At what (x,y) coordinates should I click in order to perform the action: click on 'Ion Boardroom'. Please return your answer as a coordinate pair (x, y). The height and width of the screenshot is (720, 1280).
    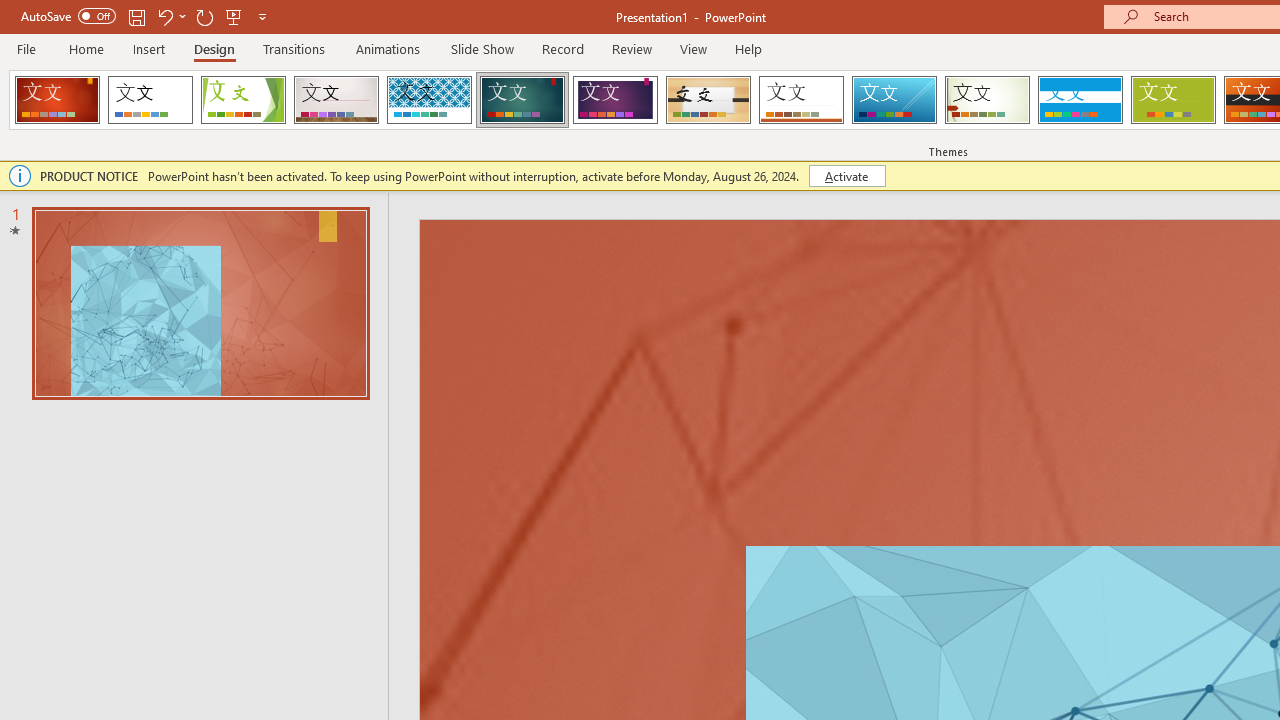
    Looking at the image, I should click on (614, 100).